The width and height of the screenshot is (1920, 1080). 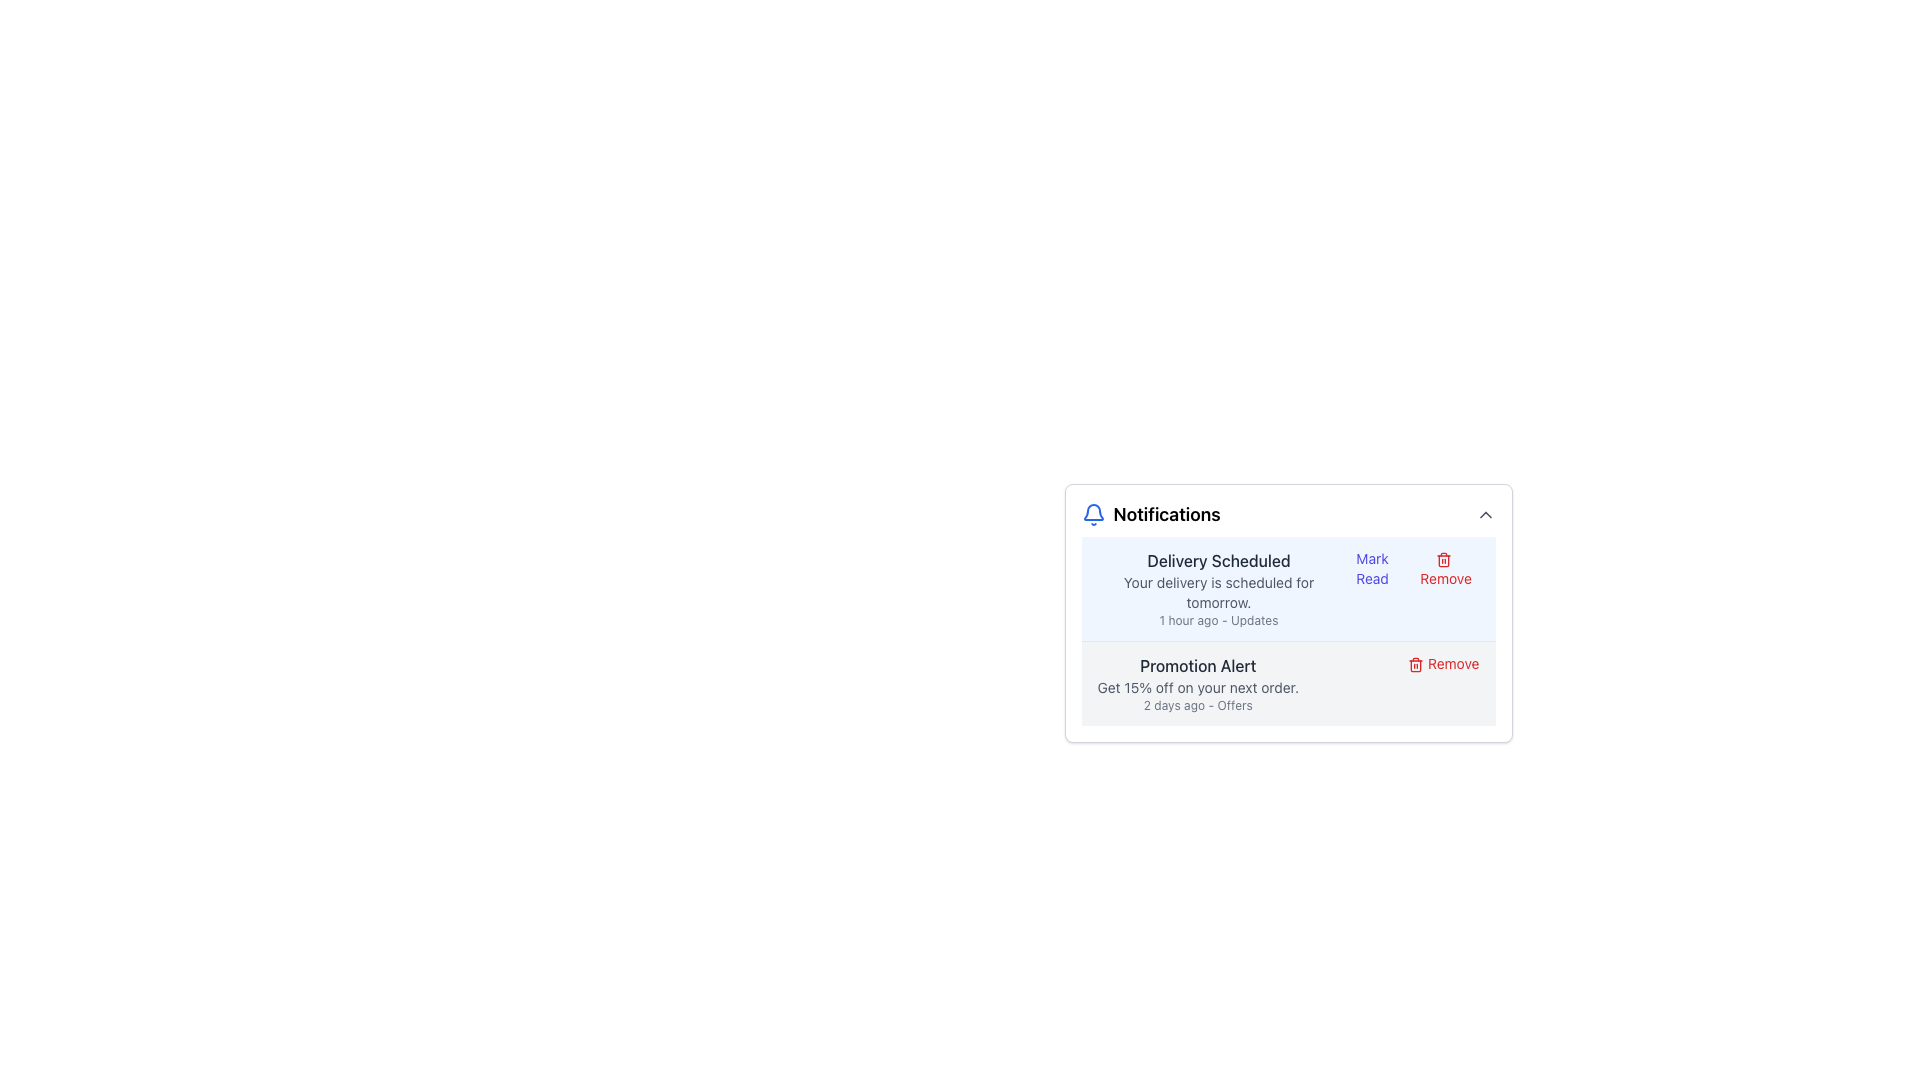 I want to click on the text element that displays 'Get 15% off on your next order.' positioned in the lower section of the notifications box, so click(x=1198, y=686).